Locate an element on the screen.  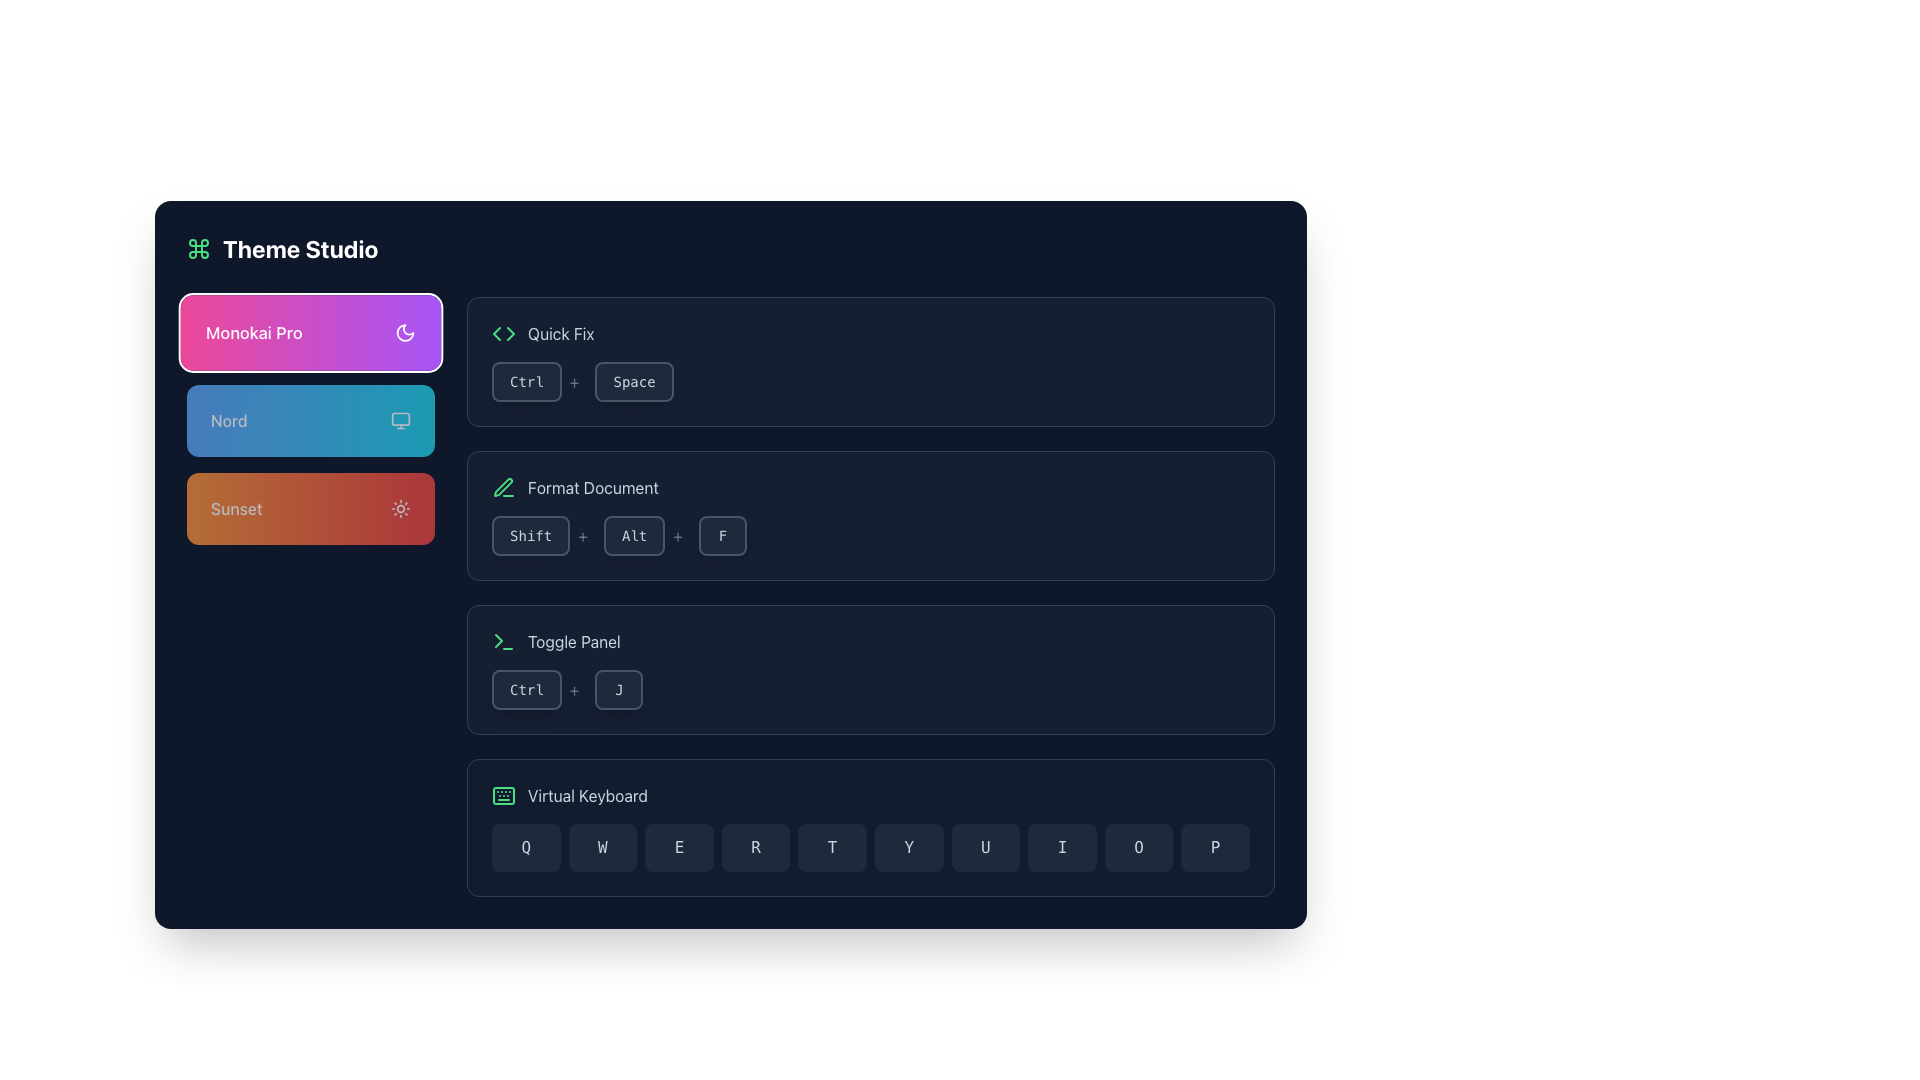
the 'Sunset' theme icon located on the right segment of the 'Sunset' block, which is the third entry in the vertical list of theme options in the 'Theme Studio' is located at coordinates (400, 508).